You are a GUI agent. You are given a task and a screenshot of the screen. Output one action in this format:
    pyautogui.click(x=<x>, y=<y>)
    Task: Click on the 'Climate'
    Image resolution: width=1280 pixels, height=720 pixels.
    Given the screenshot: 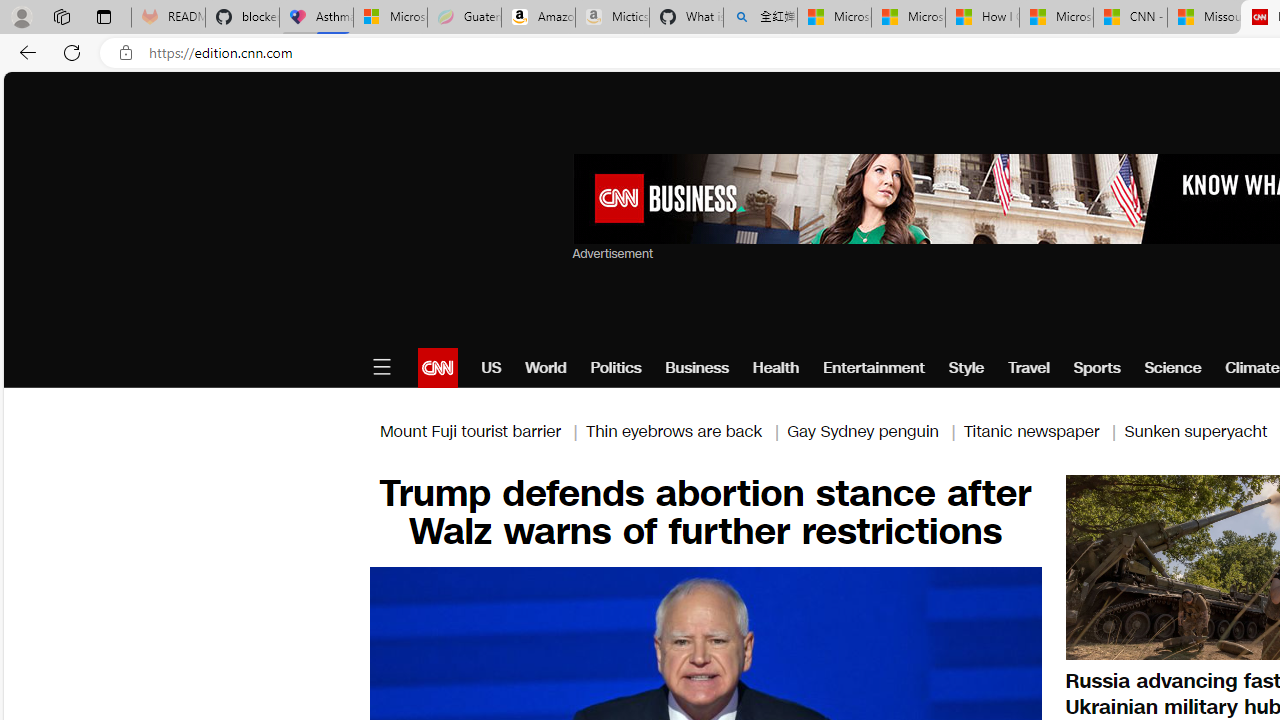 What is the action you would take?
    pyautogui.click(x=1251, y=367)
    